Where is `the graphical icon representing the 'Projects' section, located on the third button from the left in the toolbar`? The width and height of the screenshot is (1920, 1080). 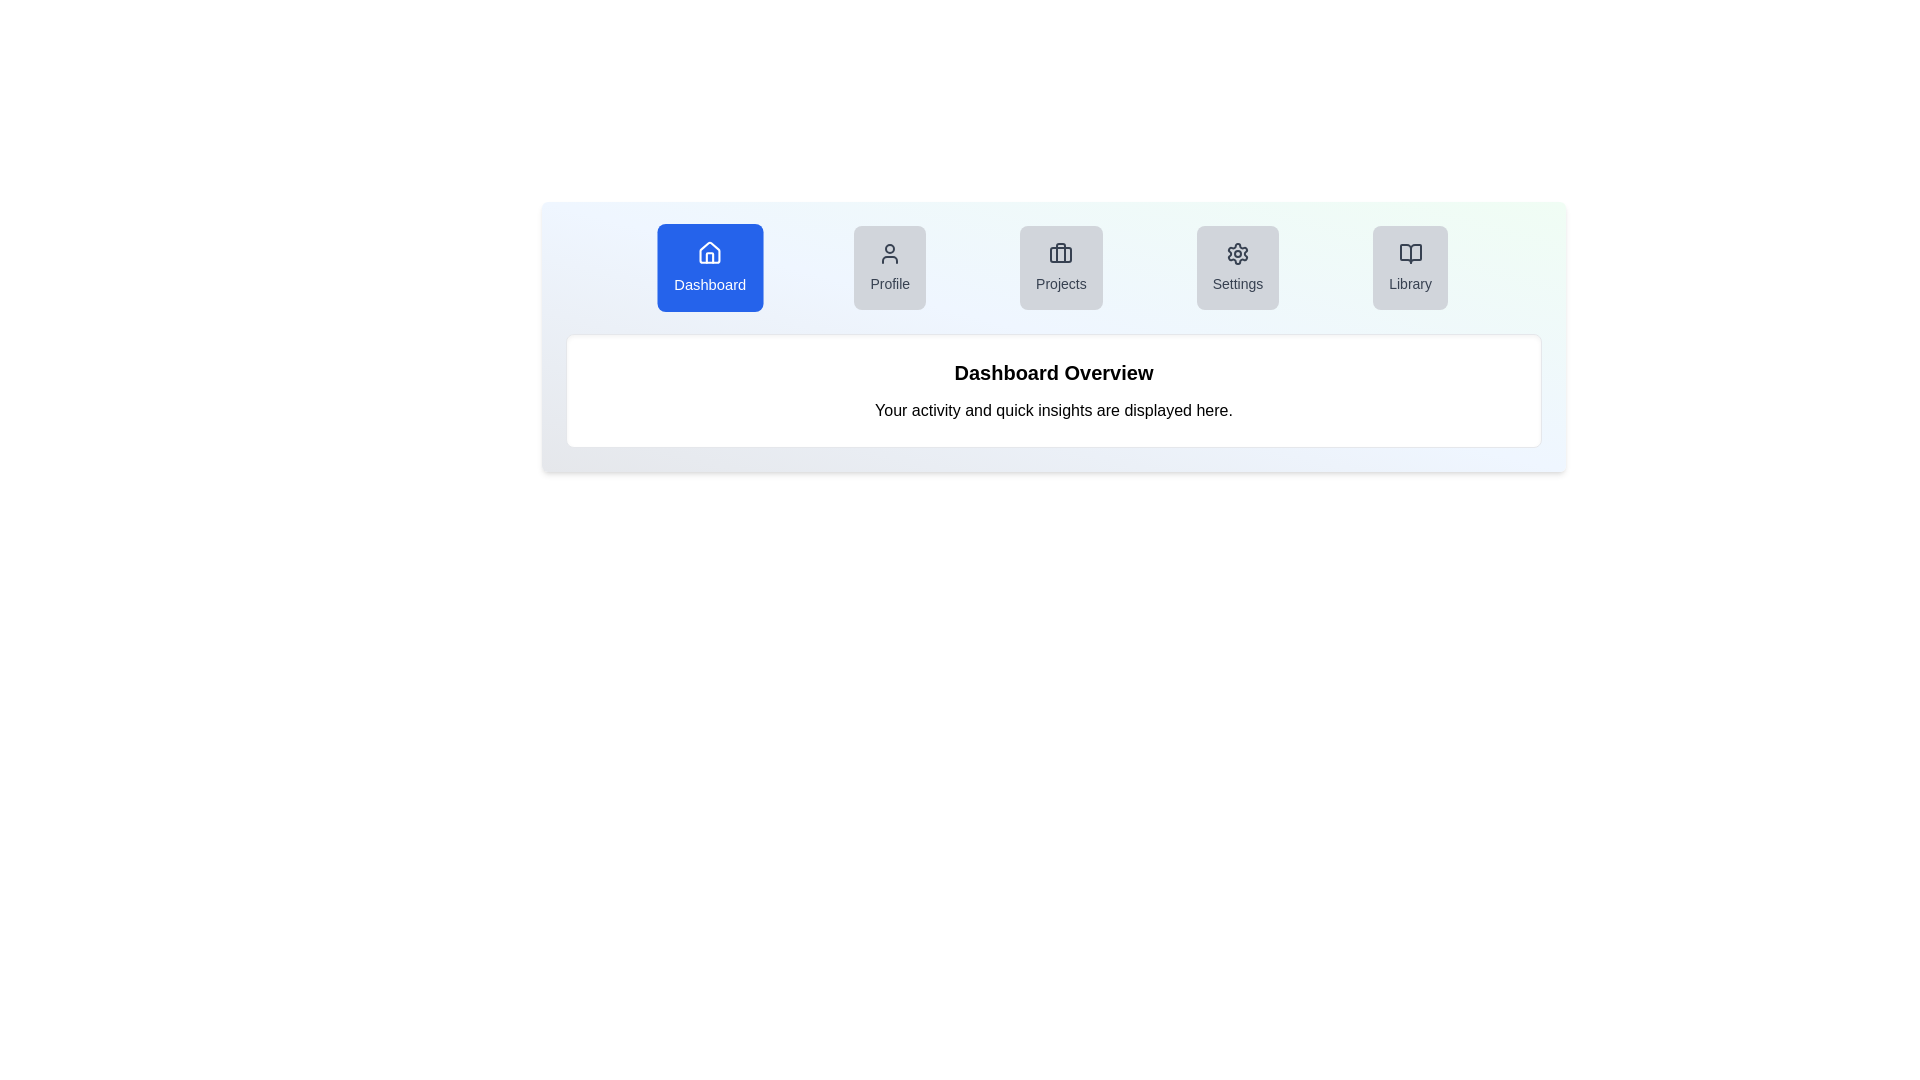 the graphical icon representing the 'Projects' section, located on the third button from the left in the toolbar is located at coordinates (1060, 253).